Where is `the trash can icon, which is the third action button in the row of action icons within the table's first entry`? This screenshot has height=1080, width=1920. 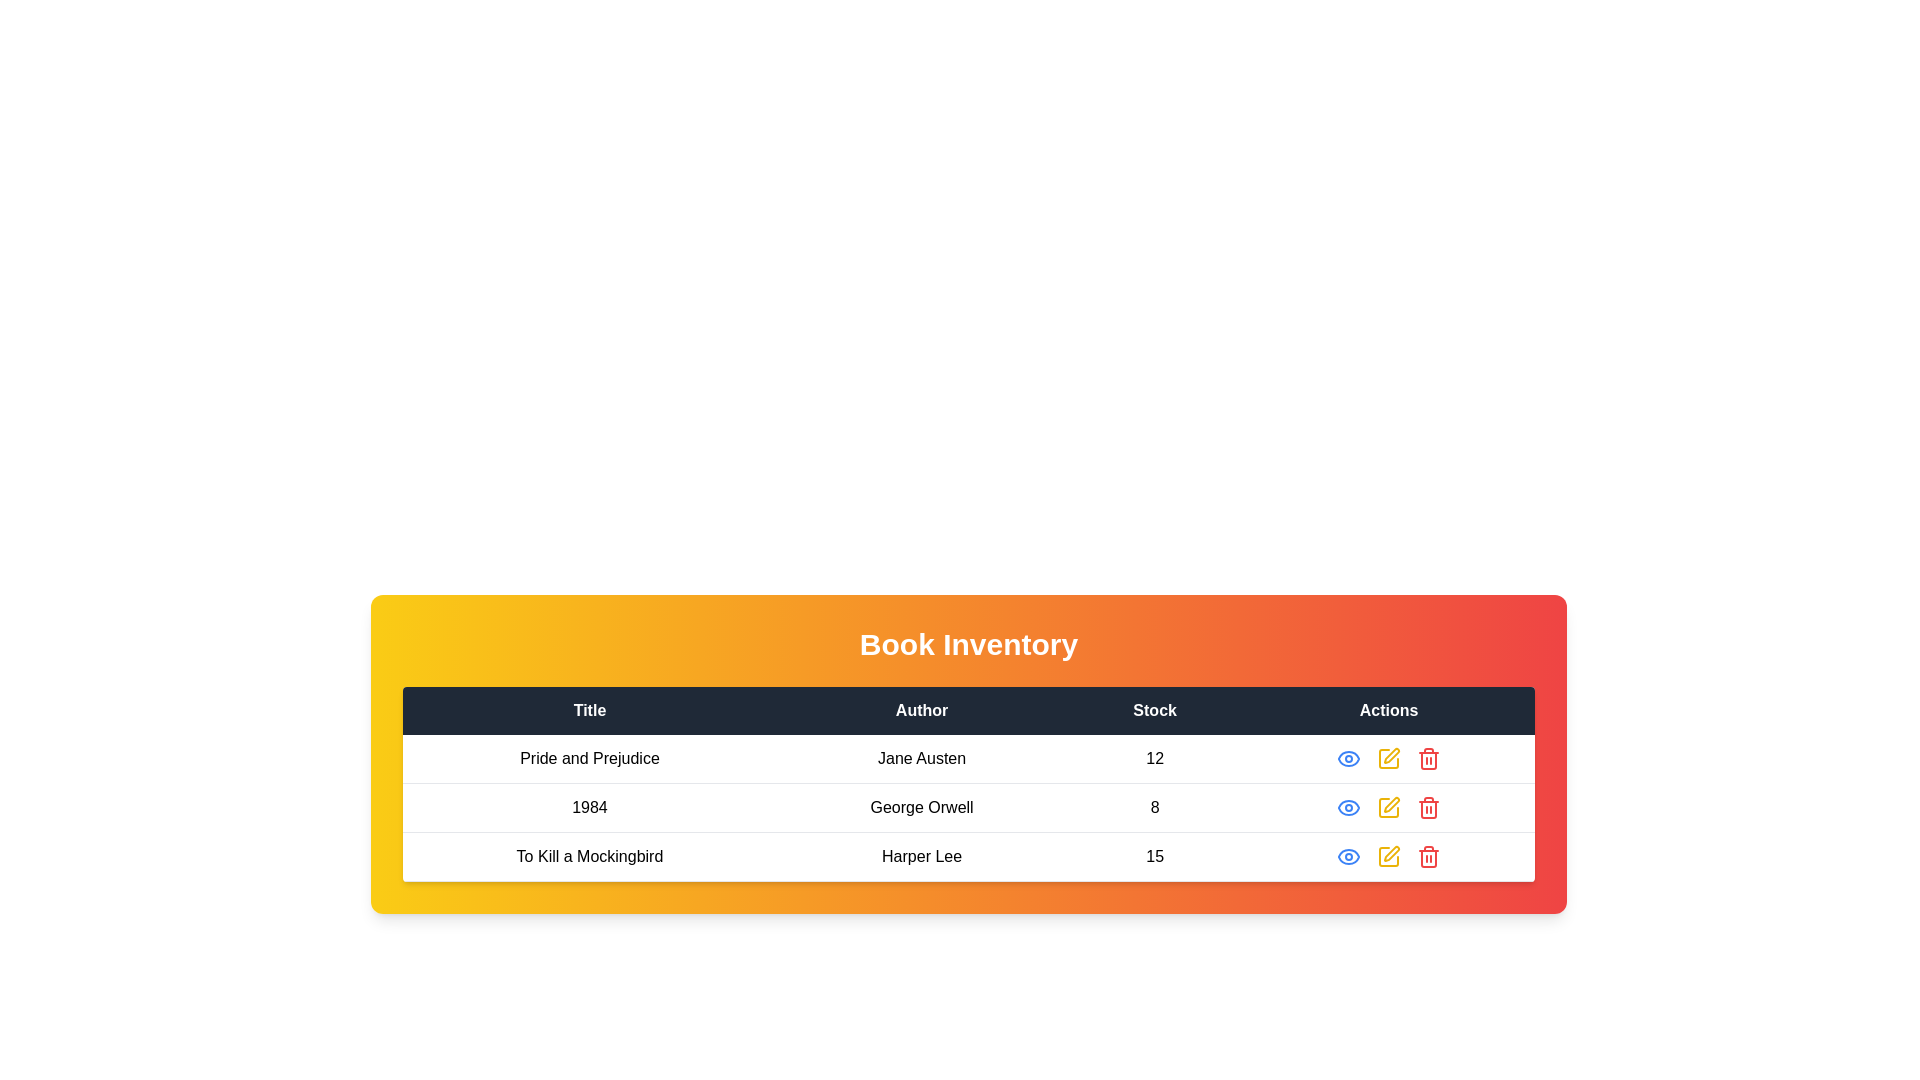 the trash can icon, which is the third action button in the row of action icons within the table's first entry is located at coordinates (1428, 759).